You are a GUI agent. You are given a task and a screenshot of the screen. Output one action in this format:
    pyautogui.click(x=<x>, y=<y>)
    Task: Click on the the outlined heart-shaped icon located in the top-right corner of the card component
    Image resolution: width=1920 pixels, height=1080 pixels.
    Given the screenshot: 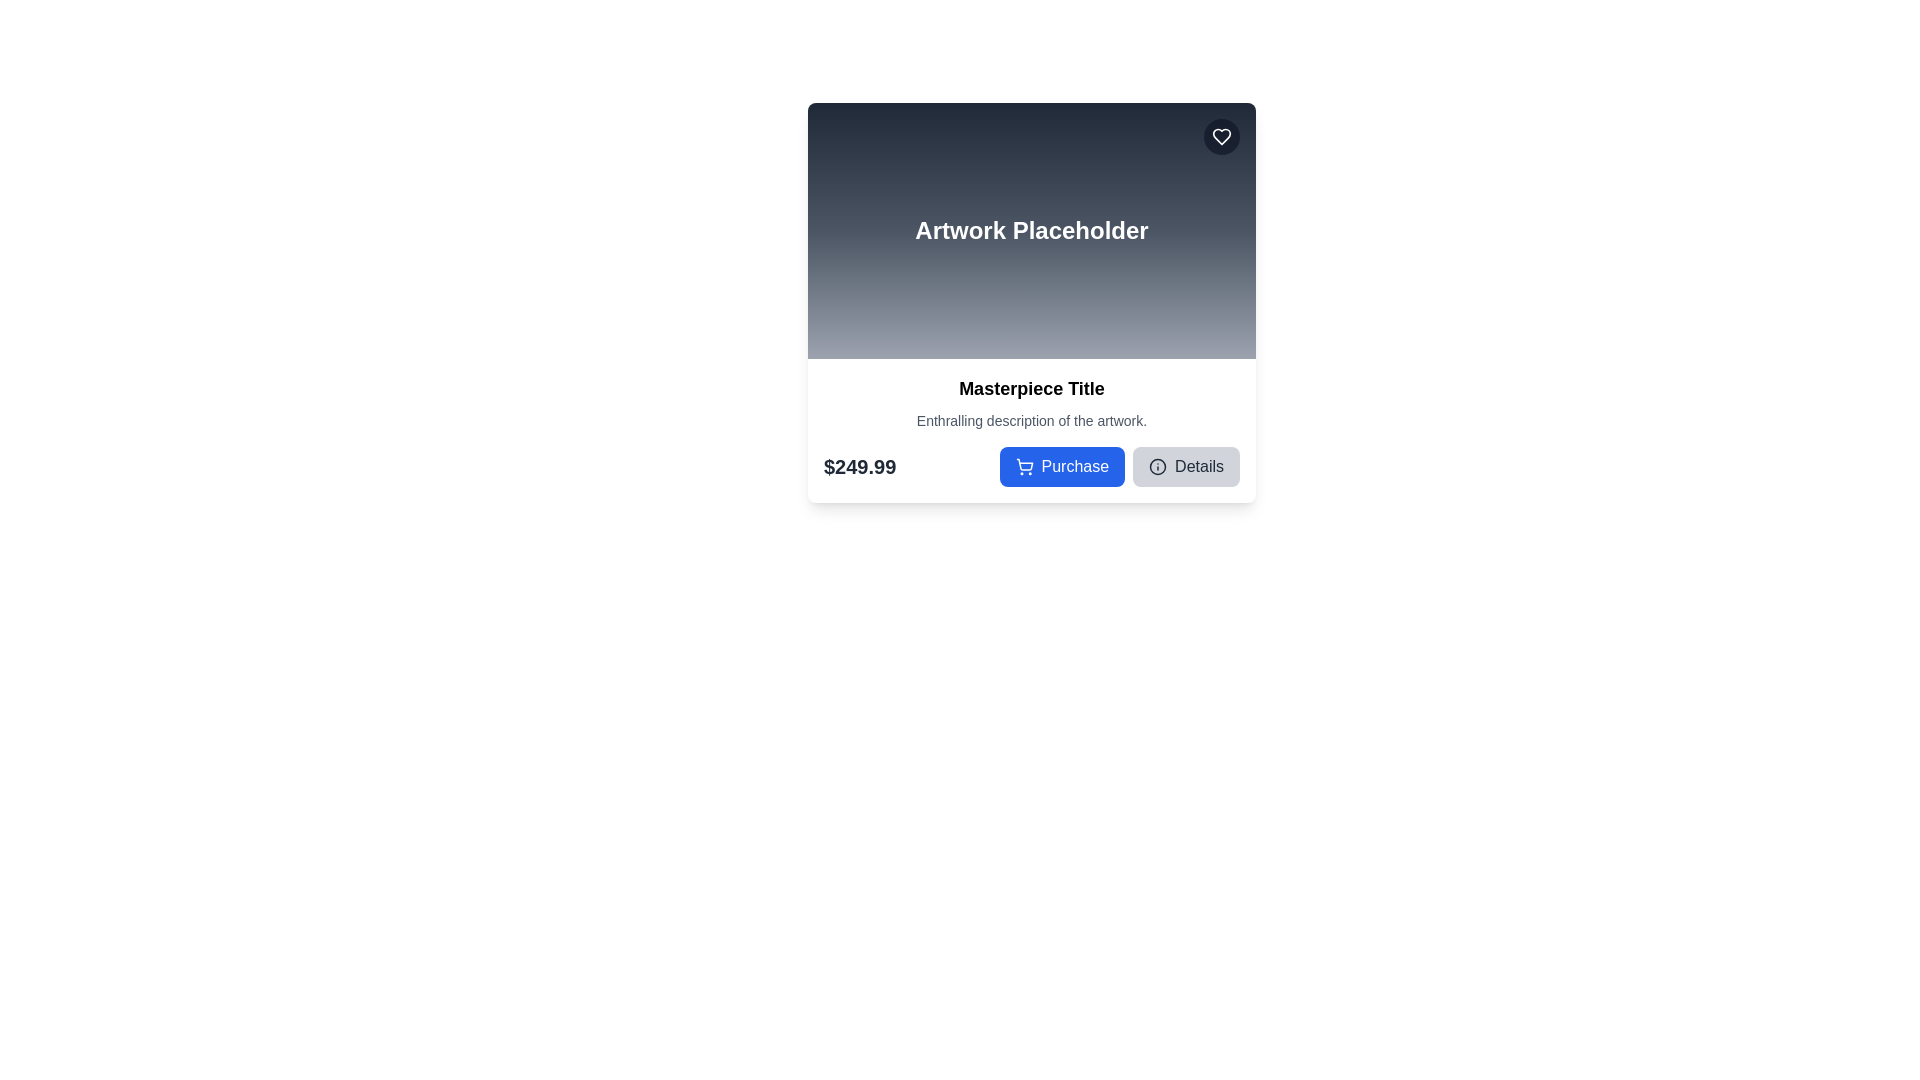 What is the action you would take?
    pyautogui.click(x=1221, y=136)
    